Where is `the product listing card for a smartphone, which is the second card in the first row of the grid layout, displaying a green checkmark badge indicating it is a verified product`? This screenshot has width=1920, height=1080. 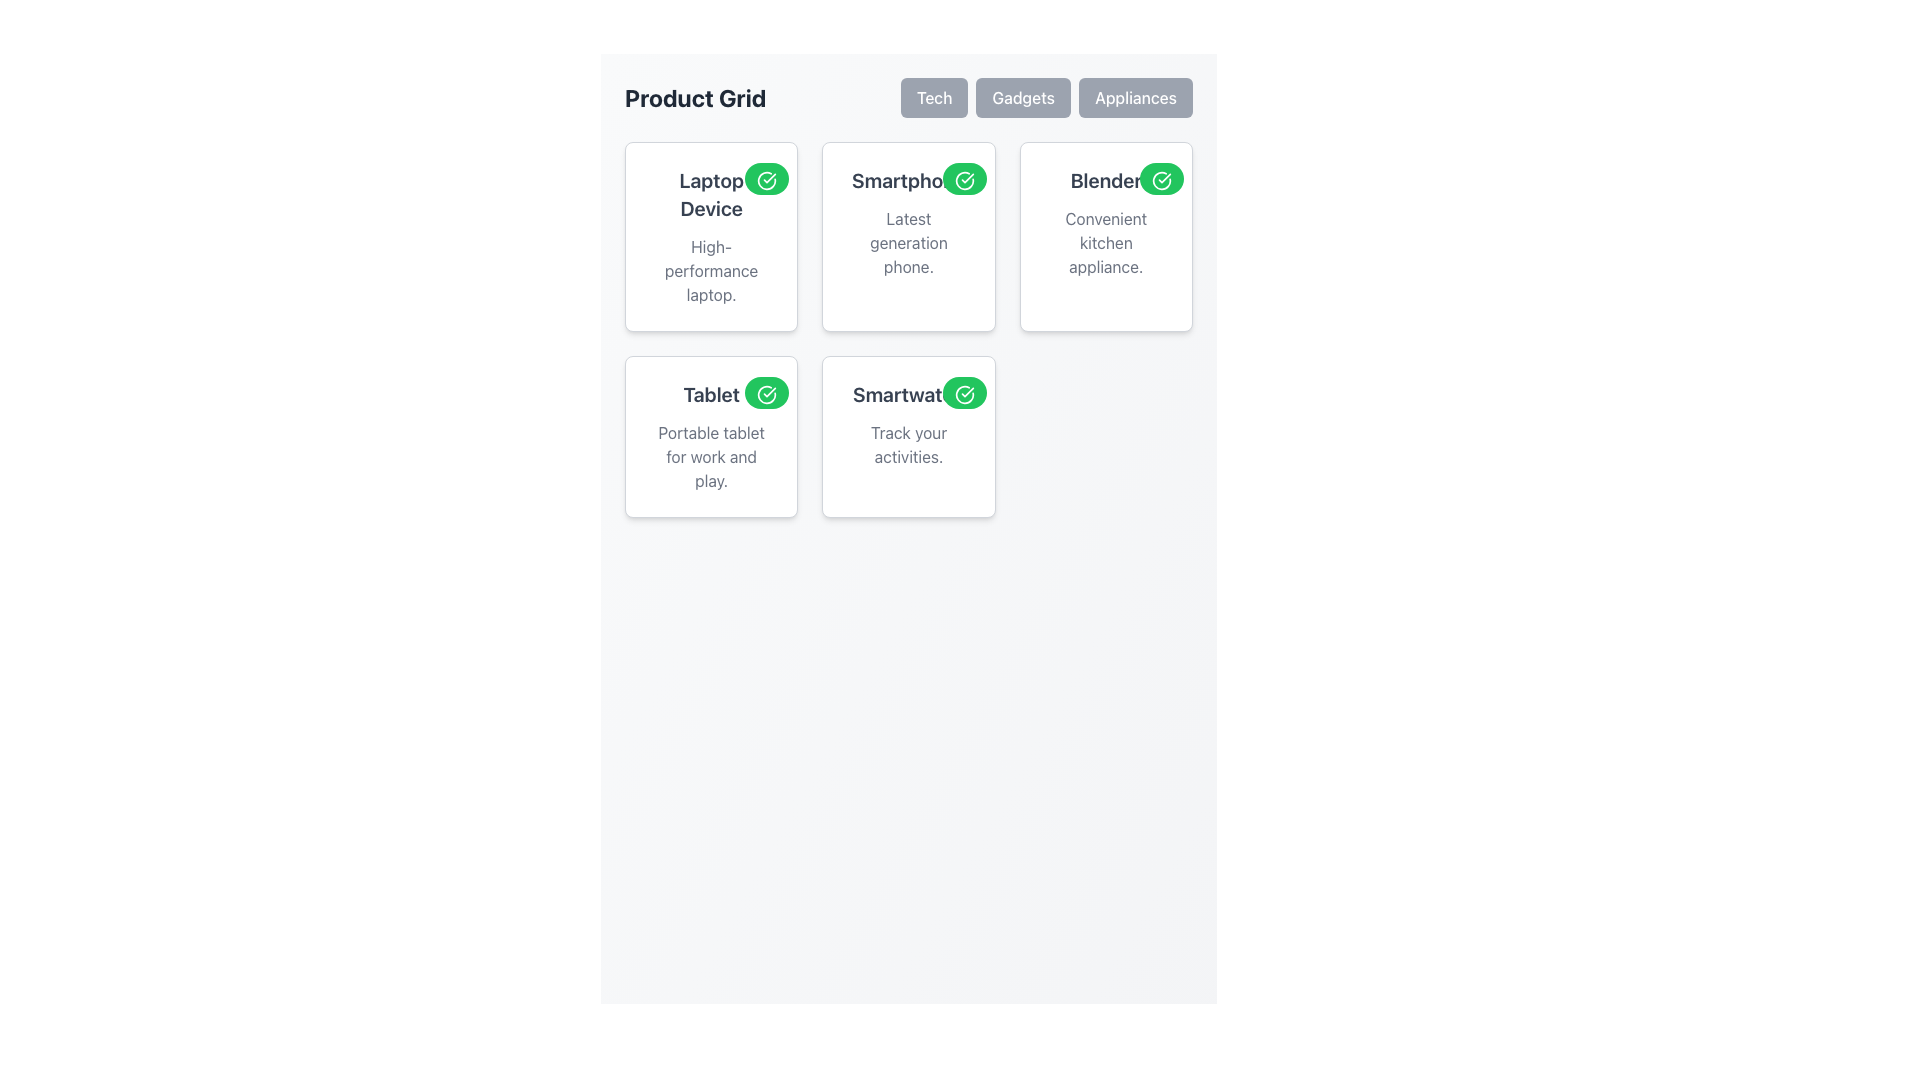 the product listing card for a smartphone, which is the second card in the first row of the grid layout, displaying a green checkmark badge indicating it is a verified product is located at coordinates (907, 235).